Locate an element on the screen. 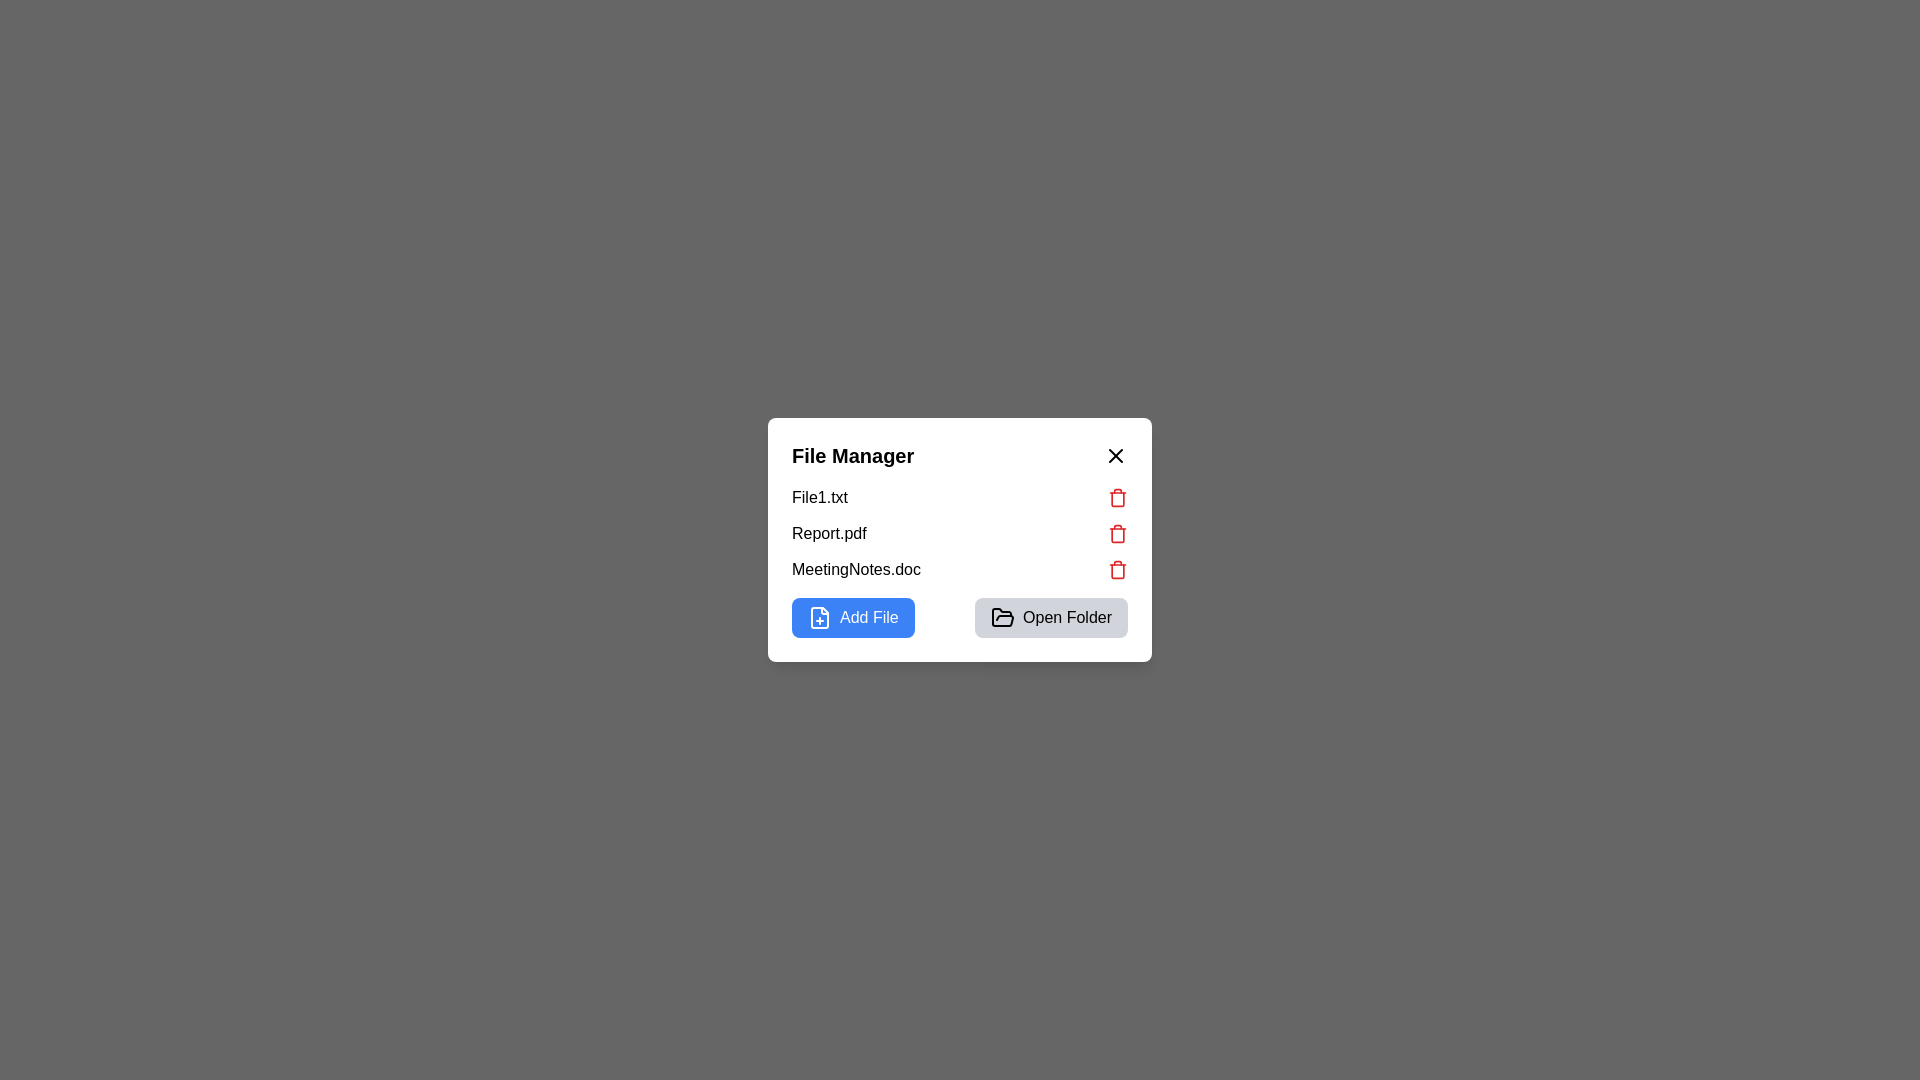 This screenshot has width=1920, height=1080. the 'Open Folder' button, which is a rectangular button with rounded corners, gray background, and black text, located below the list of files in the 'File Manager' dialog box is located at coordinates (1050, 616).